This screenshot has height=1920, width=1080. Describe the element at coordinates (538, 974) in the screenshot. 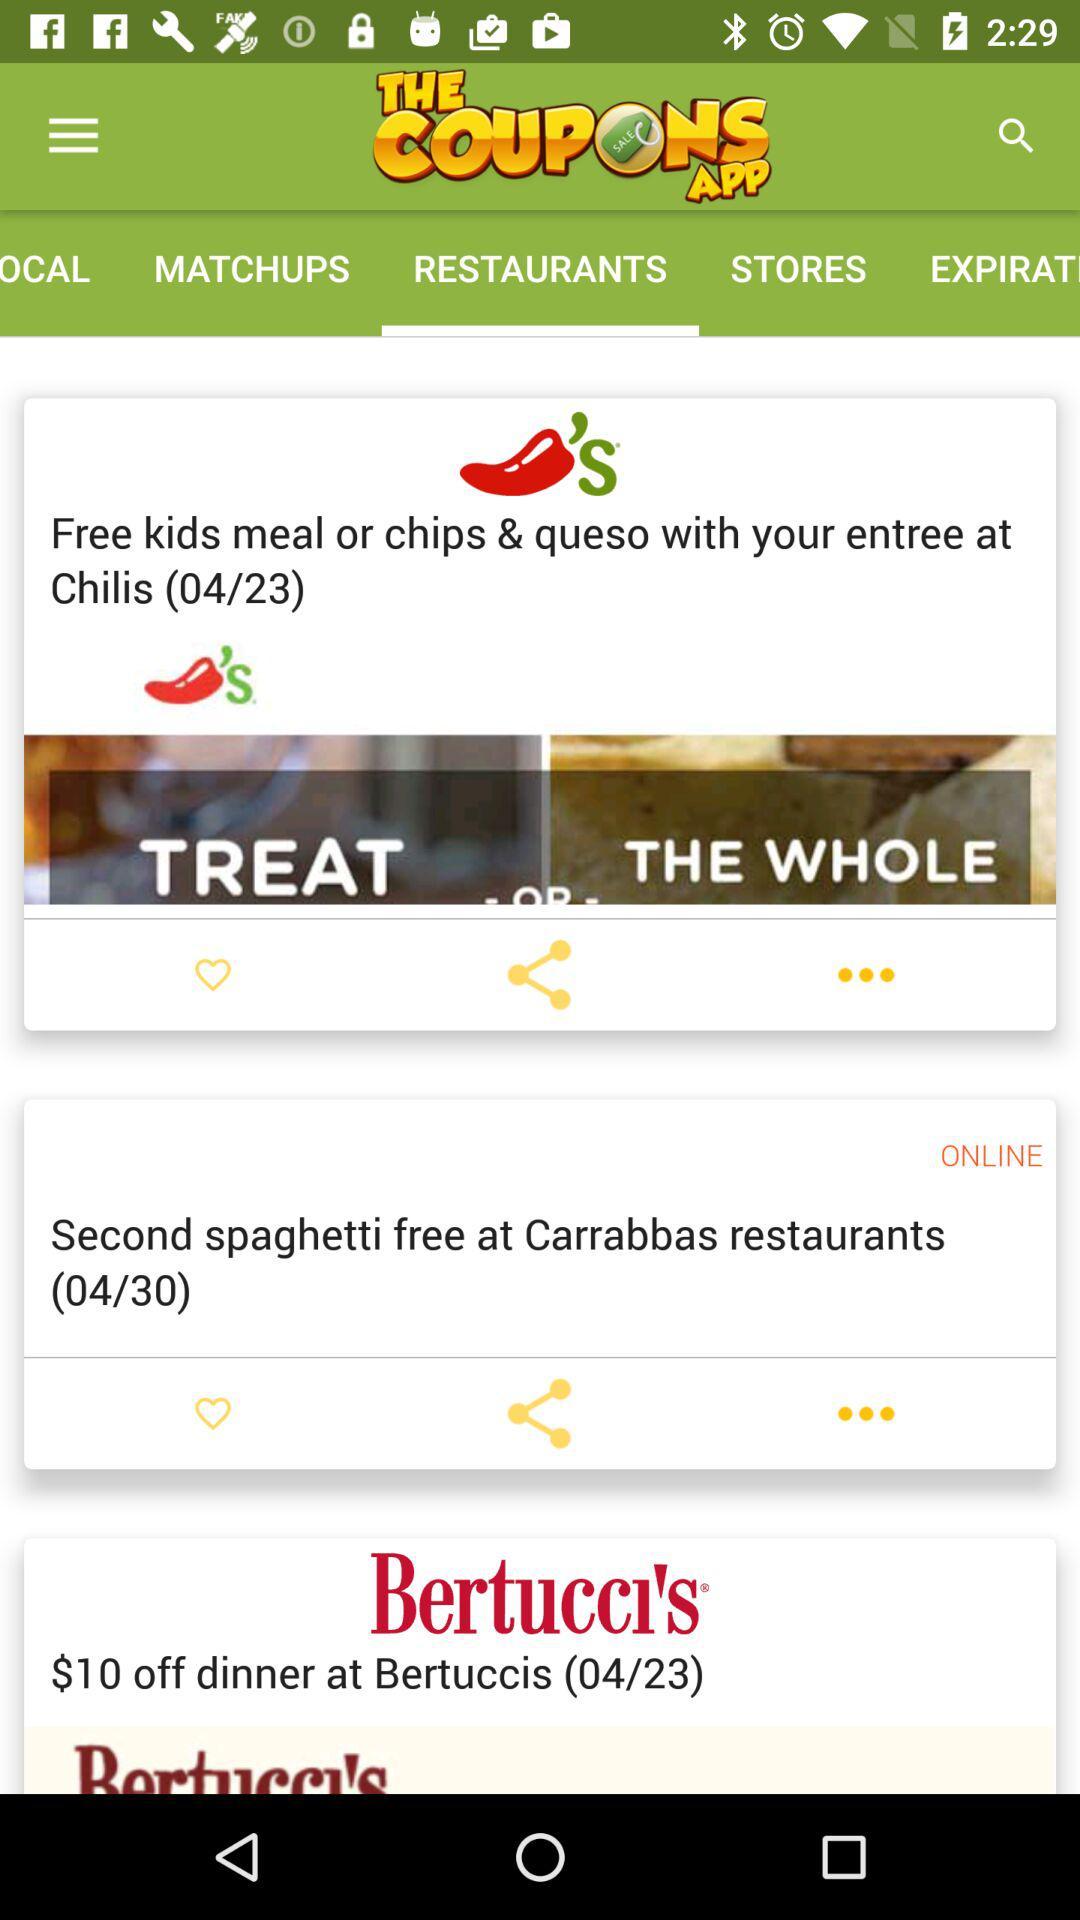

I see `hit the share button` at that location.